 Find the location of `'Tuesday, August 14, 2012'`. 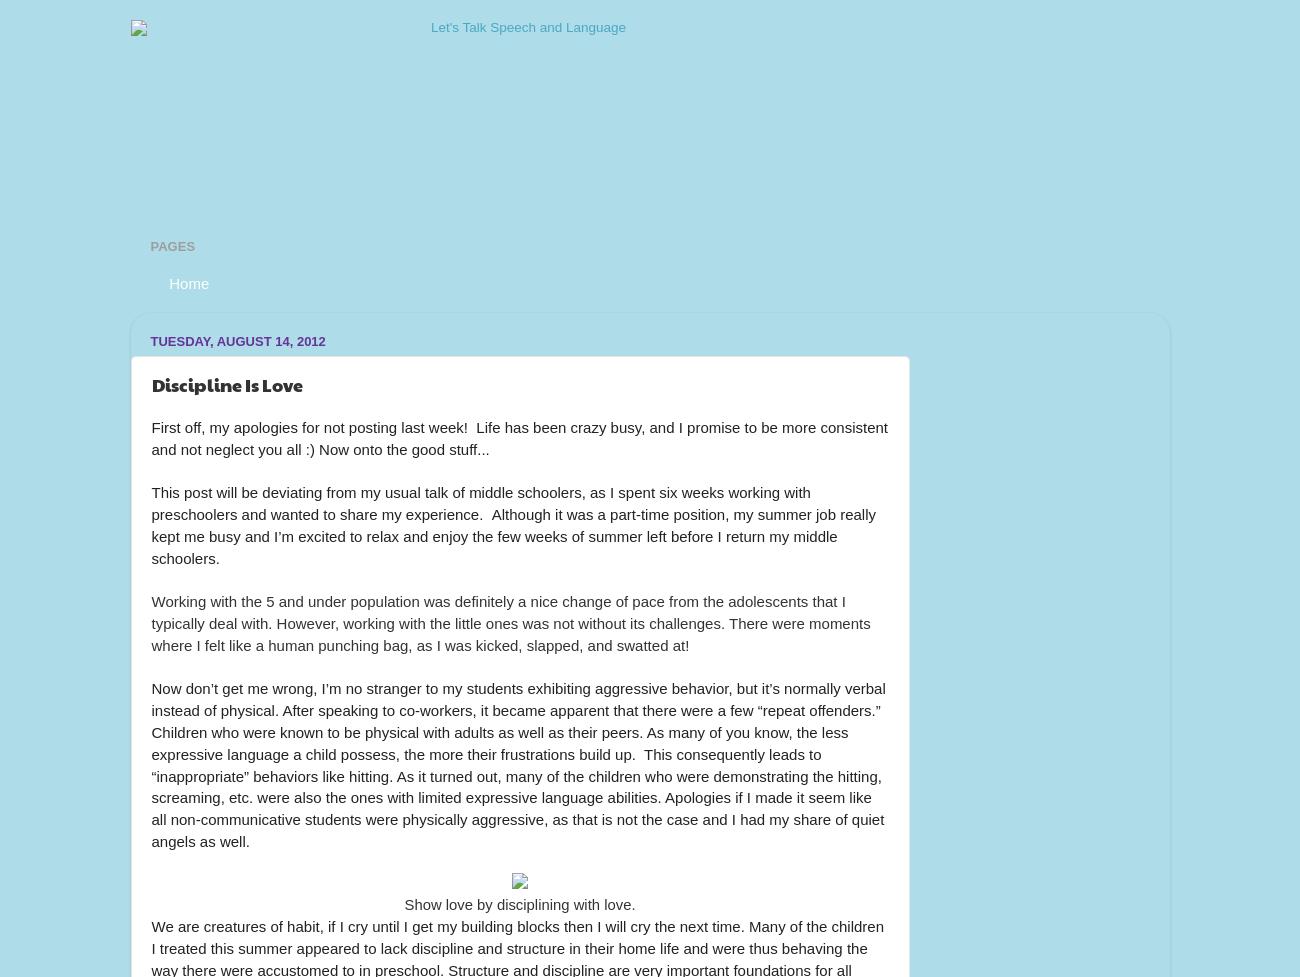

'Tuesday, August 14, 2012' is located at coordinates (236, 341).